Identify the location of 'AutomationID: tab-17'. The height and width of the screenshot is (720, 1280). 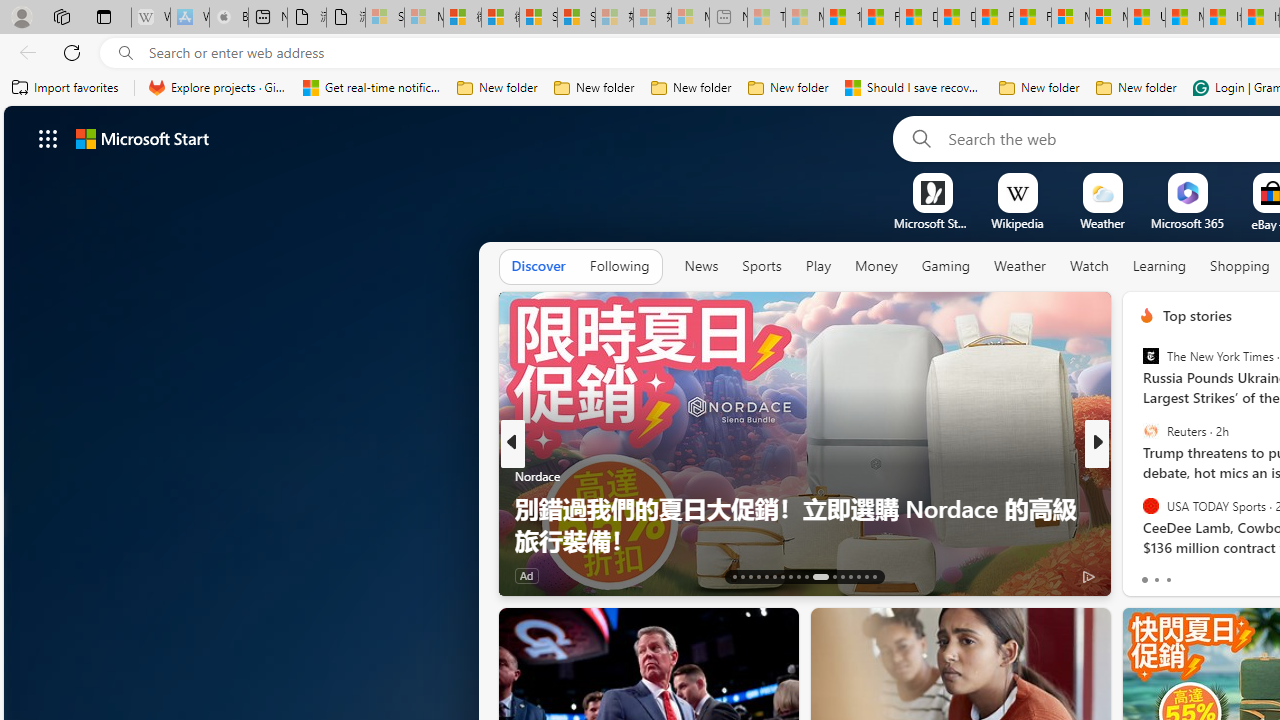
(765, 577).